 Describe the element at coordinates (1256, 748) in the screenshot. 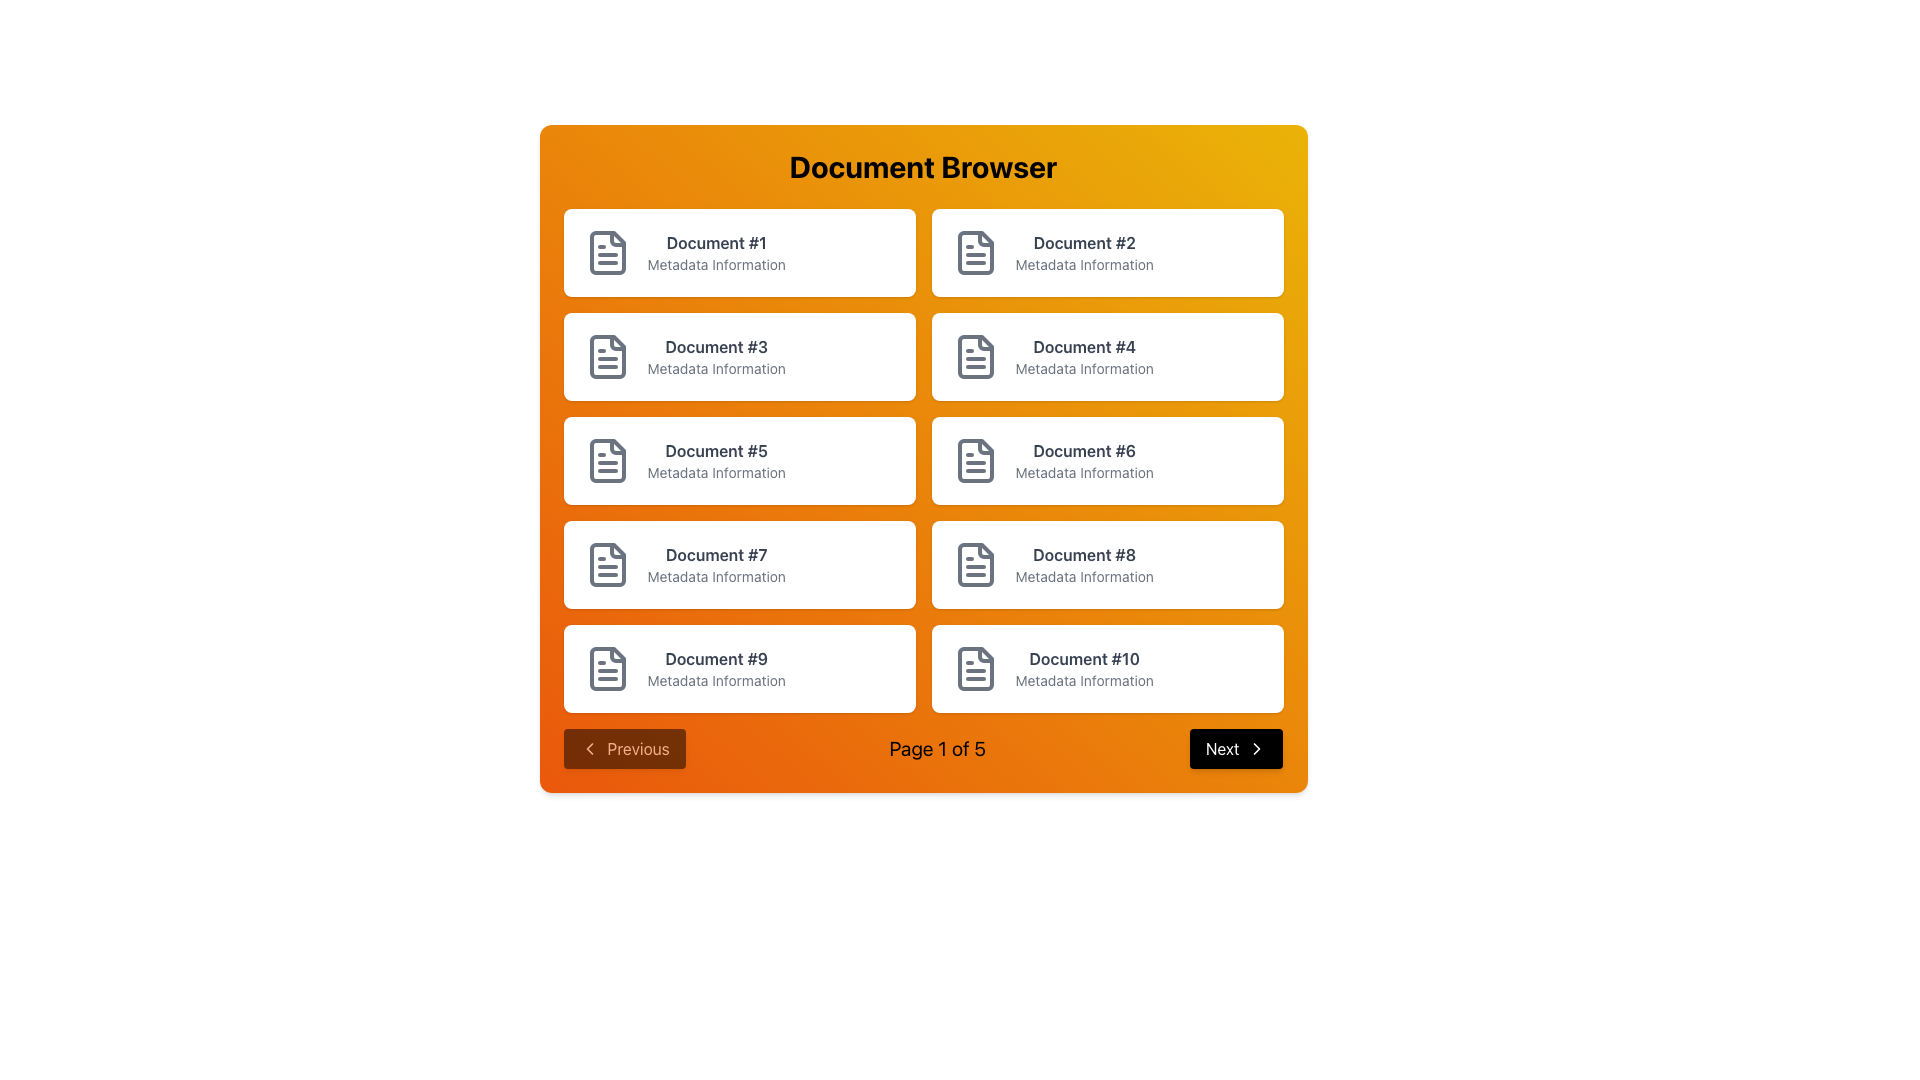

I see `the 'Next' button which contains a right-pointing arrow graphic` at that location.